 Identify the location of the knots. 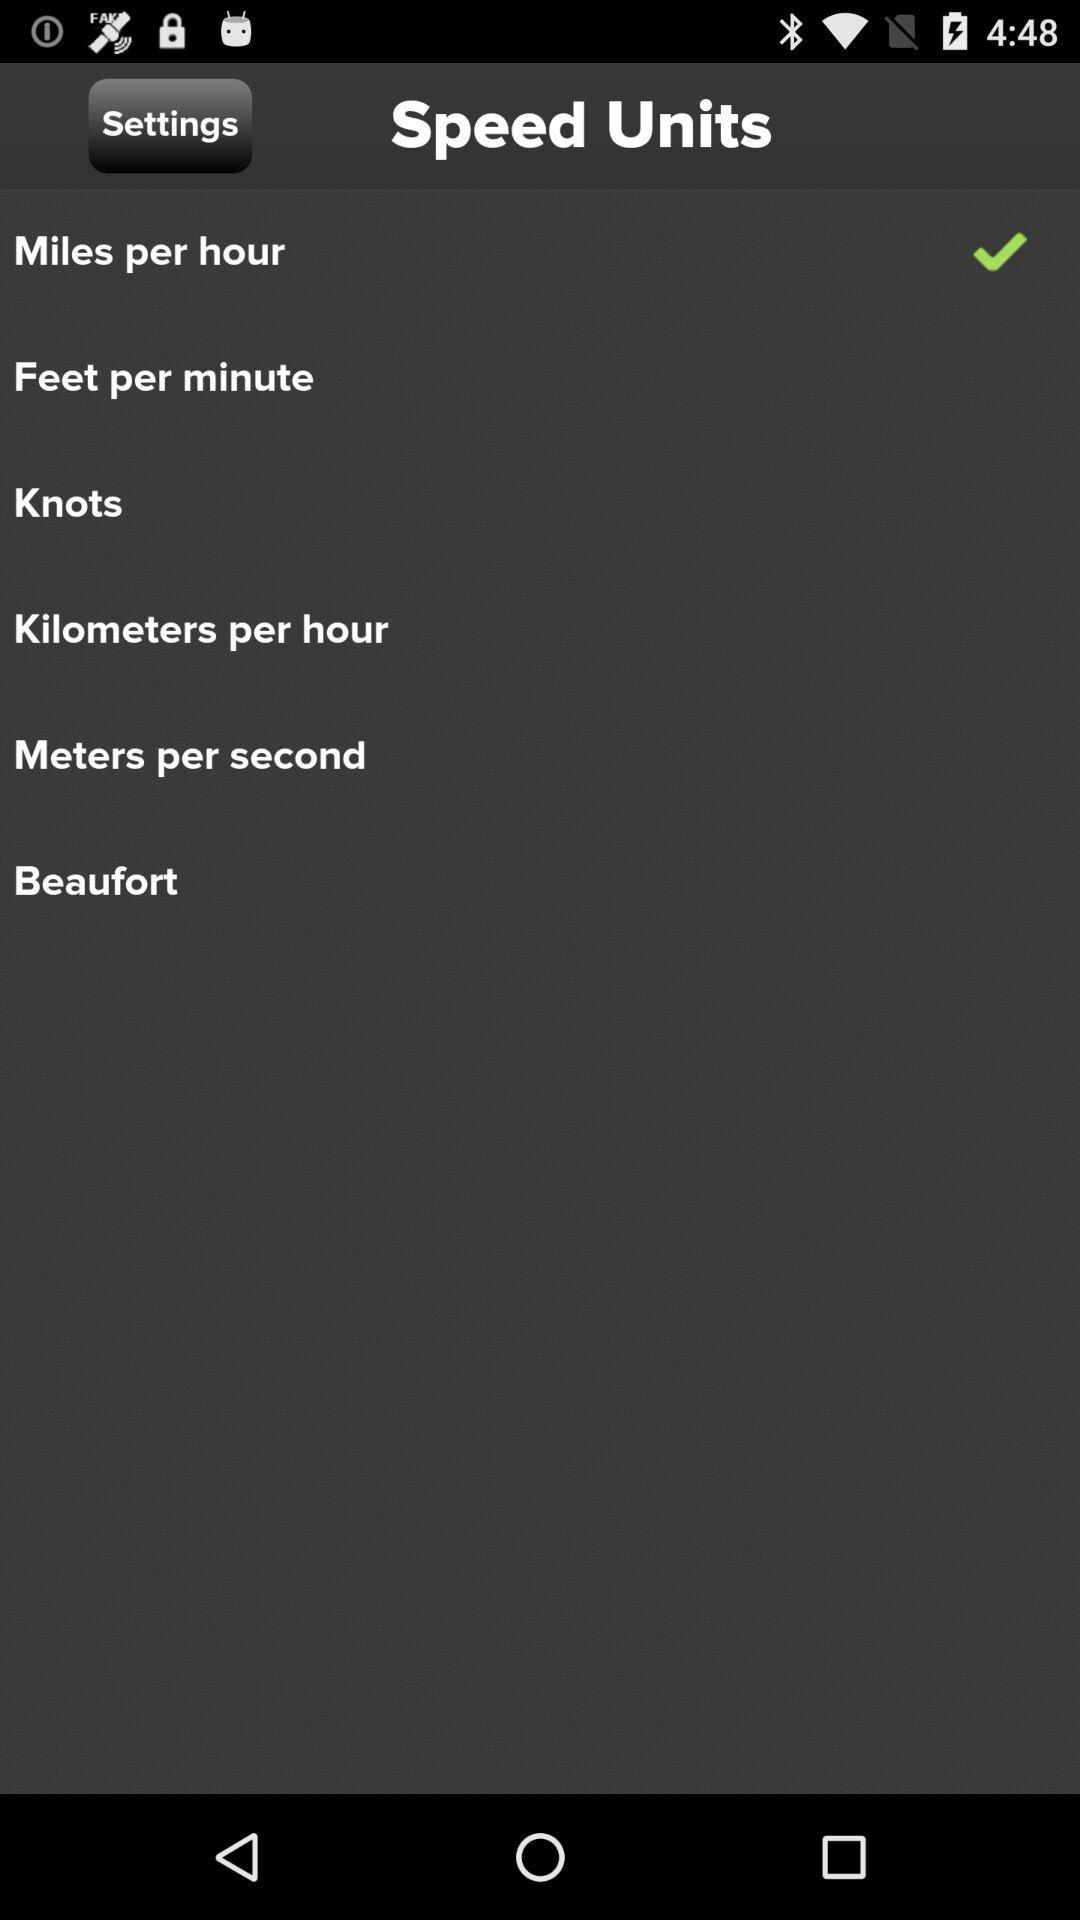
(525, 504).